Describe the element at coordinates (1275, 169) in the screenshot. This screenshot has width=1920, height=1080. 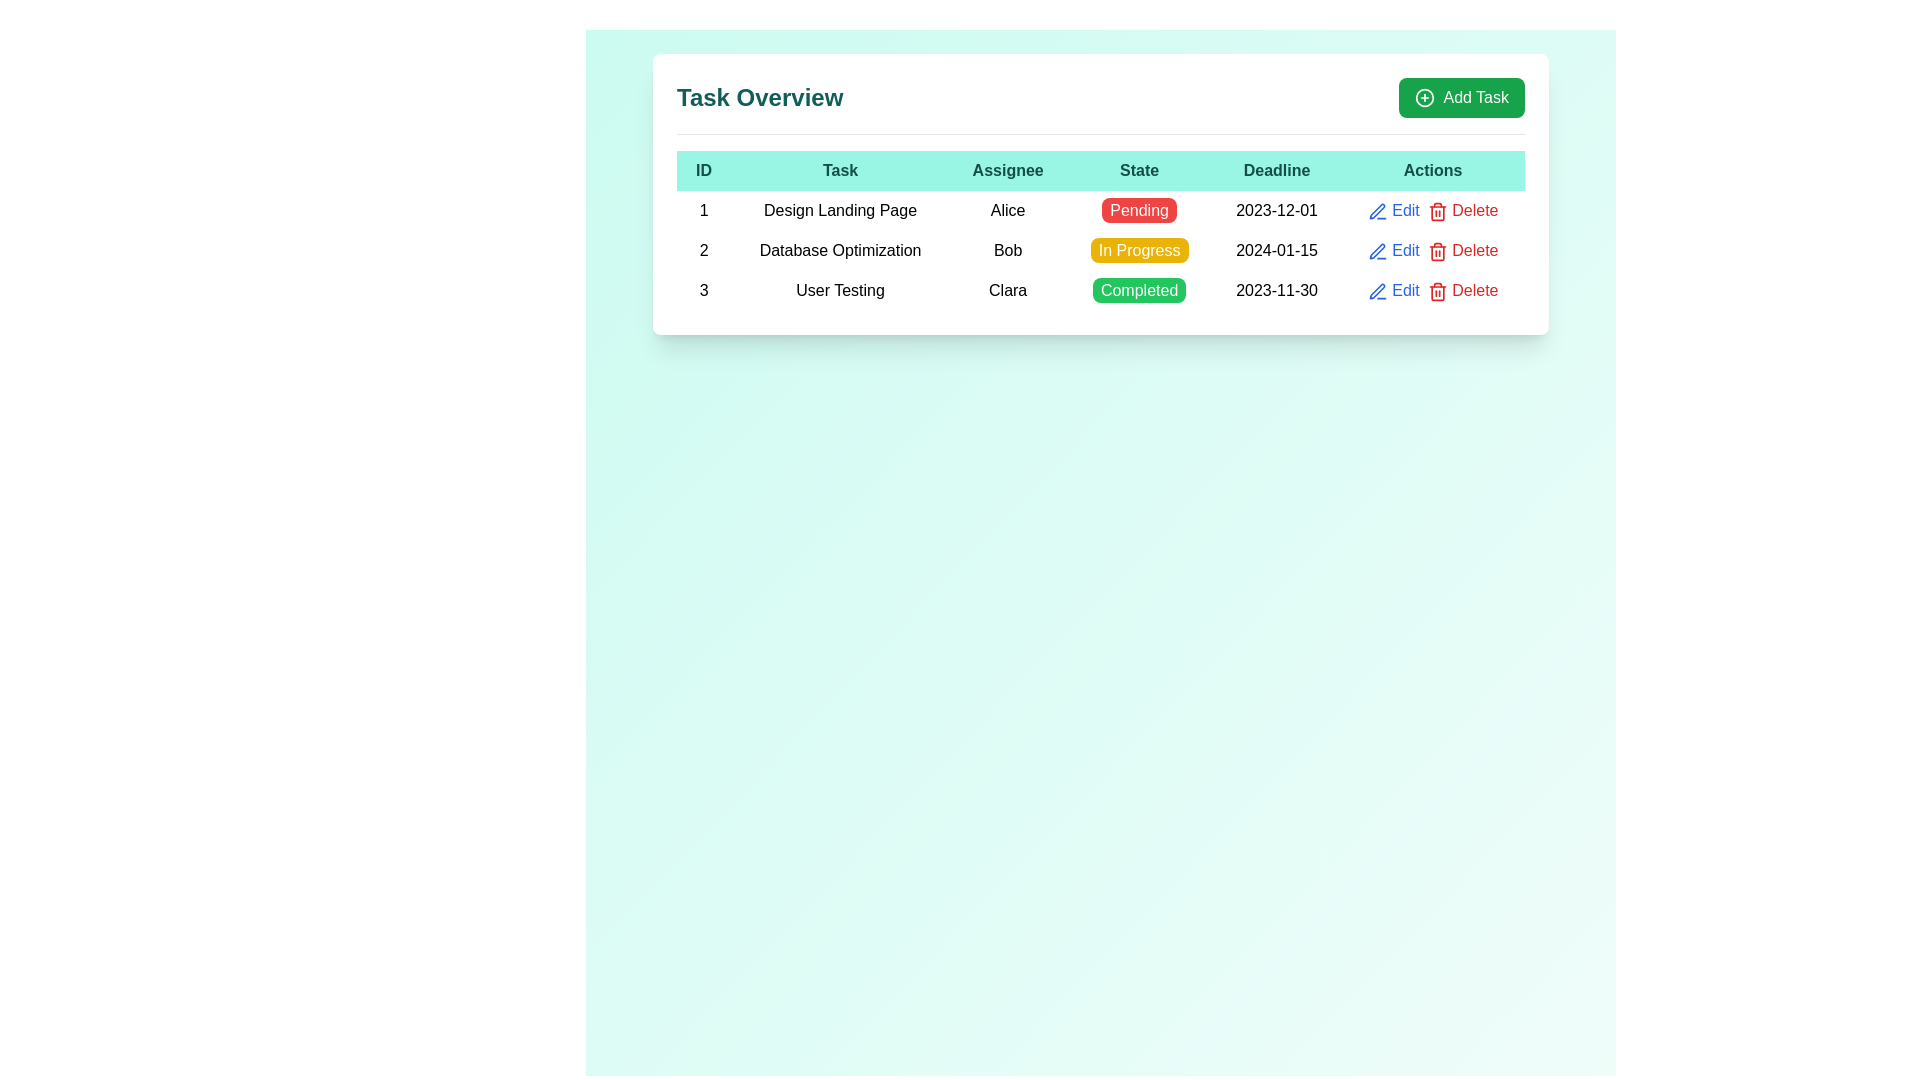
I see `the 'Deadline' label, which is styled with a light teal background and bold black text, located in the header row of a table-like interface` at that location.